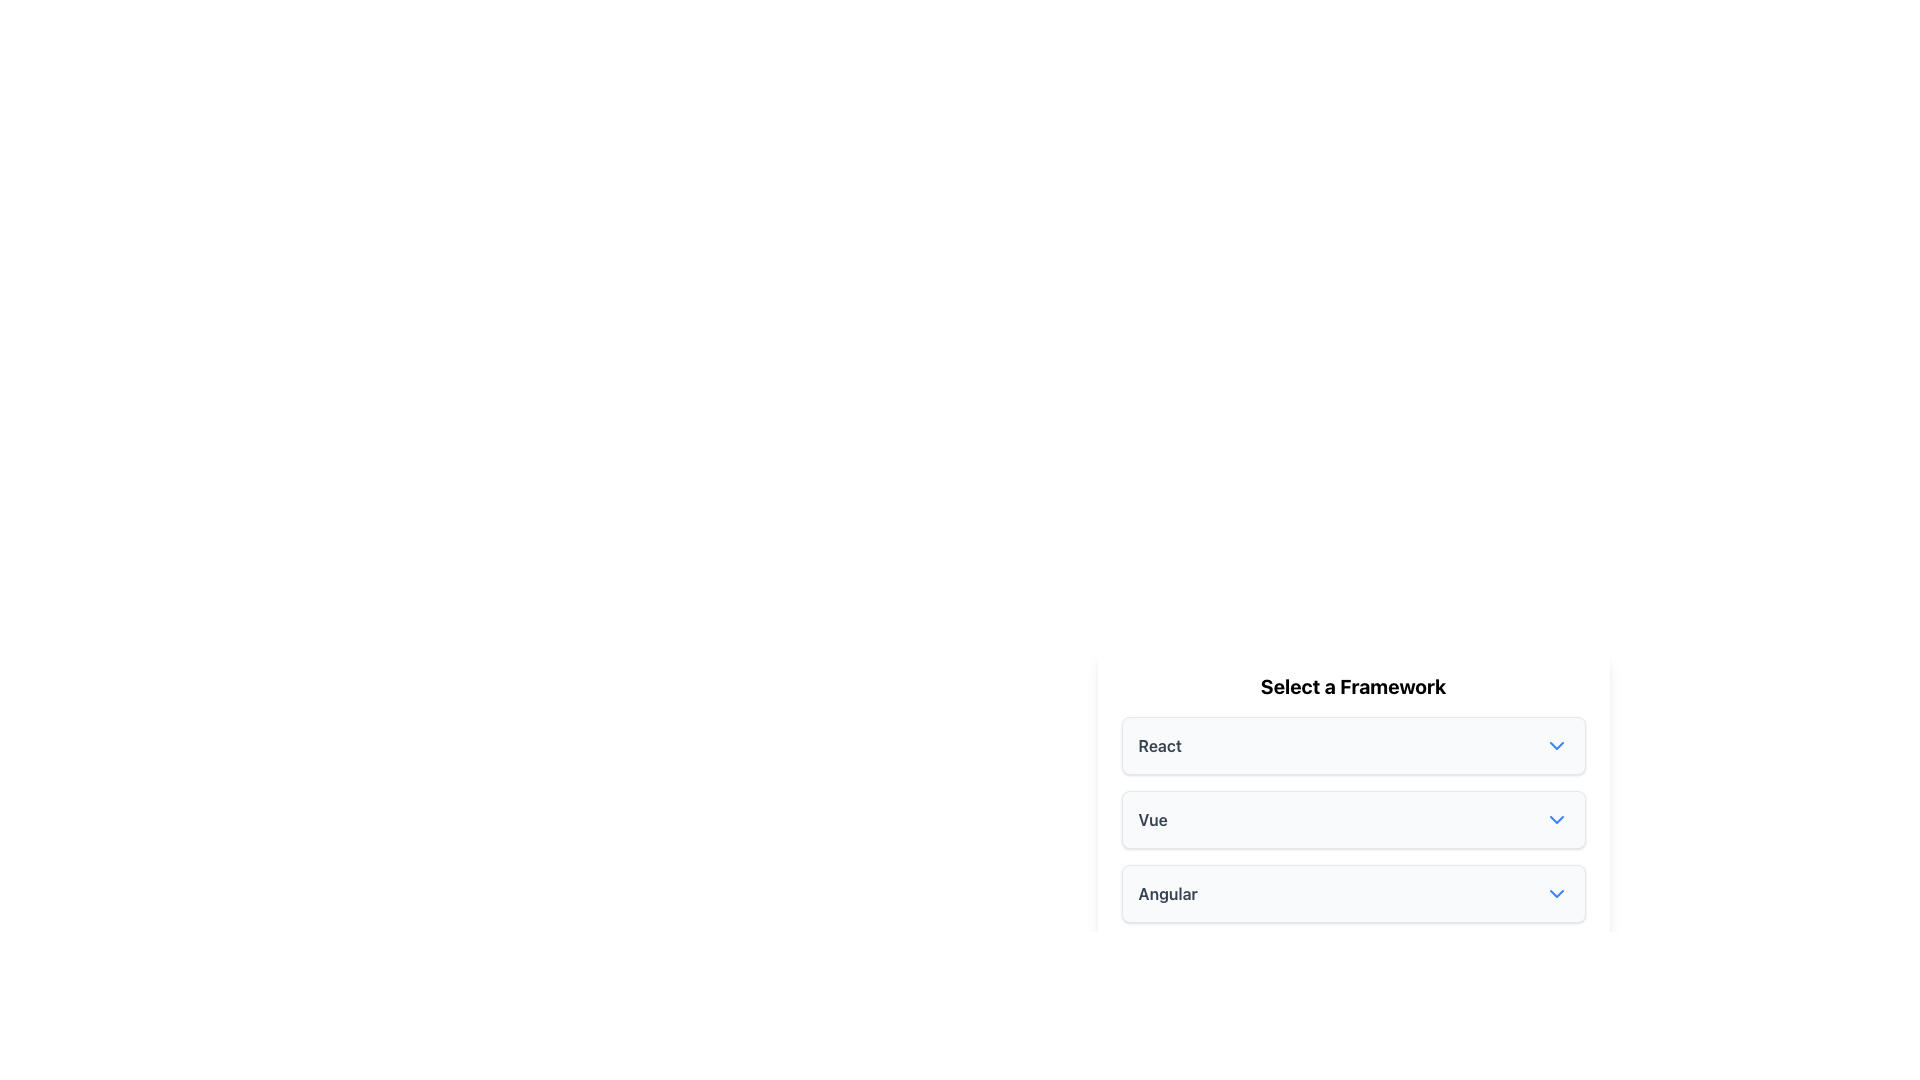 This screenshot has height=1080, width=1920. Describe the element at coordinates (1555, 893) in the screenshot. I see `the downwards-pointing chevron icon styled in blue within the 'Angular' selection box` at that location.